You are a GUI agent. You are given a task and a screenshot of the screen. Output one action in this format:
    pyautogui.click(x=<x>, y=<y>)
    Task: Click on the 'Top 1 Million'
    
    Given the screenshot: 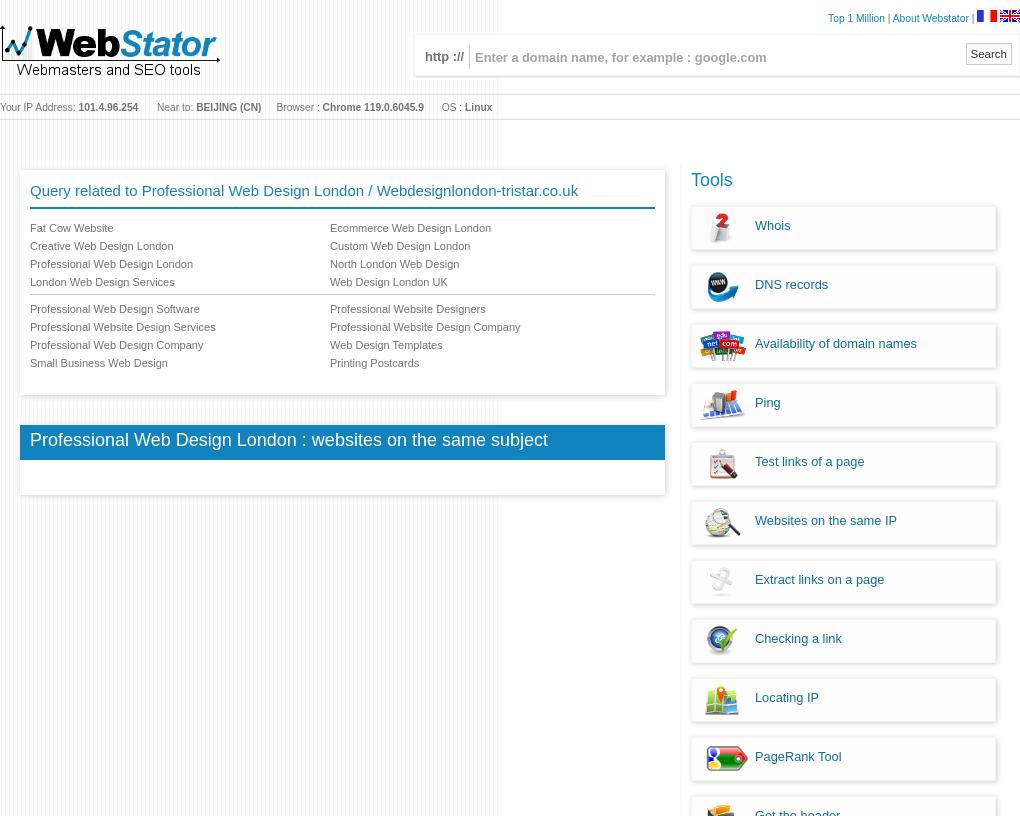 What is the action you would take?
    pyautogui.click(x=854, y=17)
    